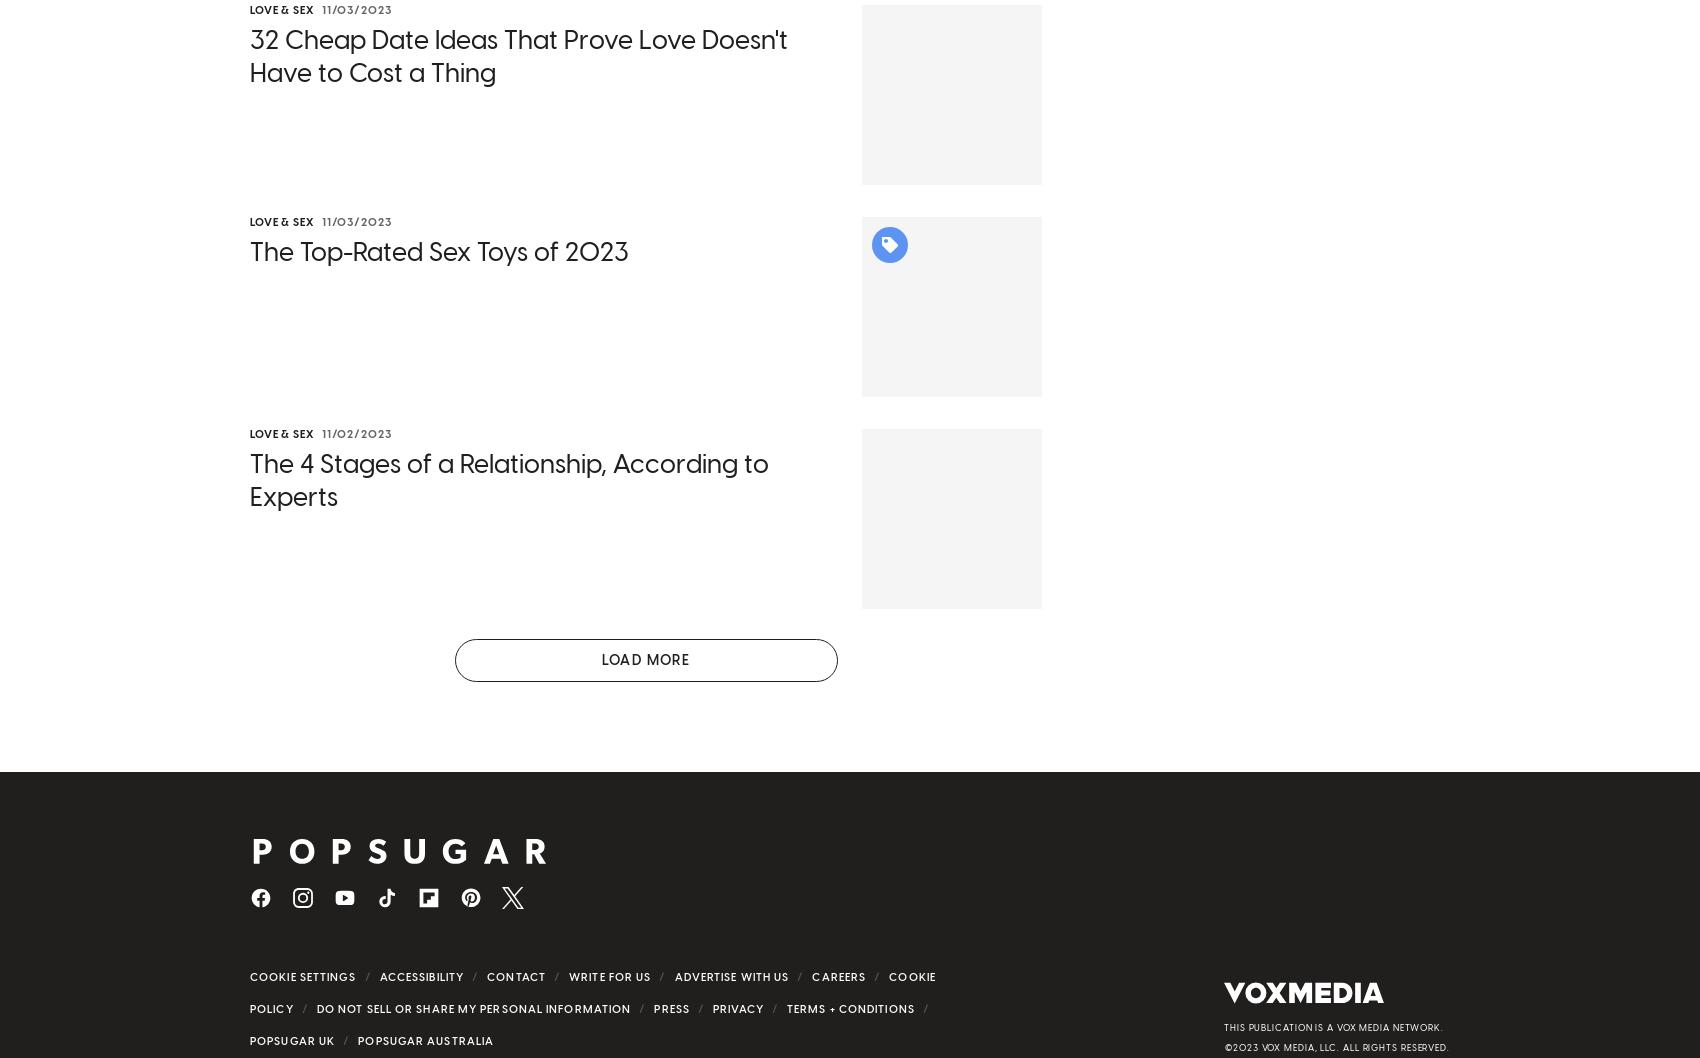 The width and height of the screenshot is (1700, 1058). Describe the element at coordinates (615, 534) in the screenshot. I see `'want butts in chairs'` at that location.